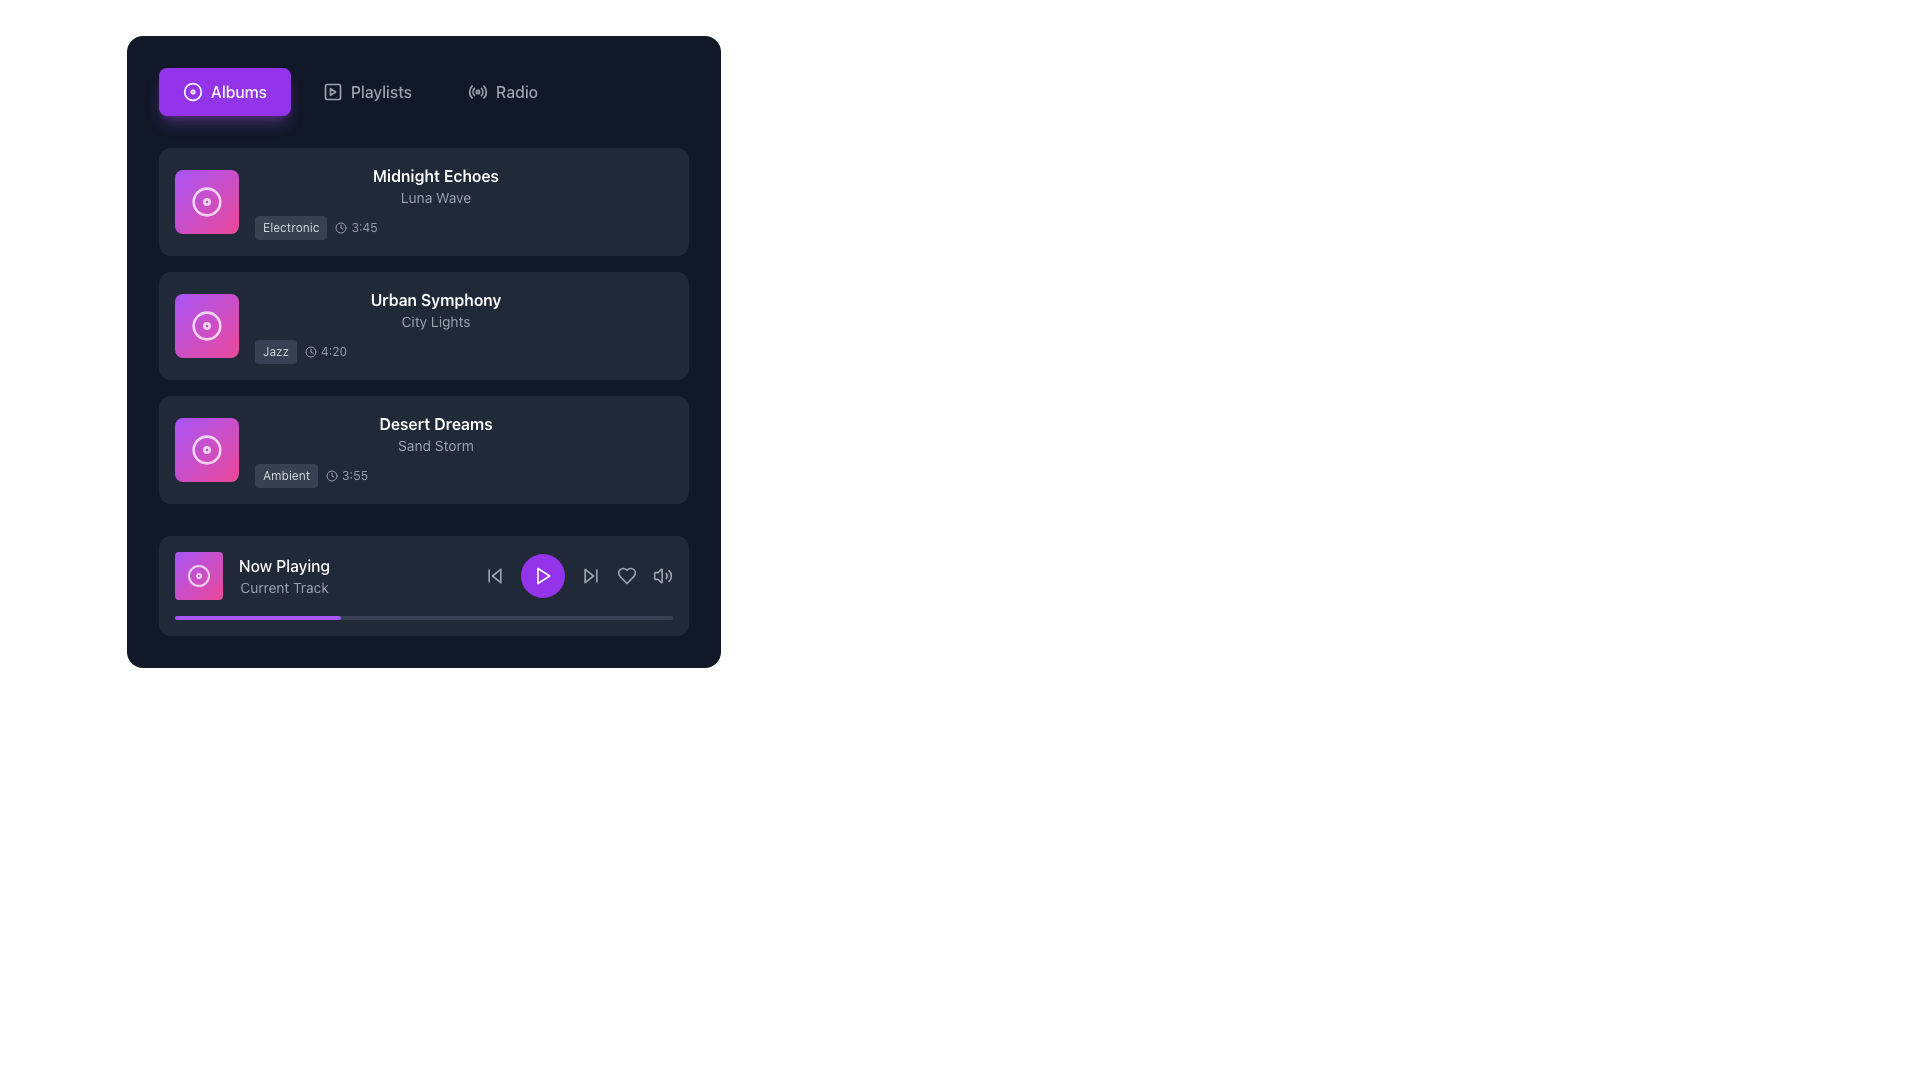 Image resolution: width=1920 pixels, height=1080 pixels. Describe the element at coordinates (422, 585) in the screenshot. I see `the play button of the 'Now Playing' music bar located at the bottom of the Control Panel, directly under the Desert Dreams card` at that location.